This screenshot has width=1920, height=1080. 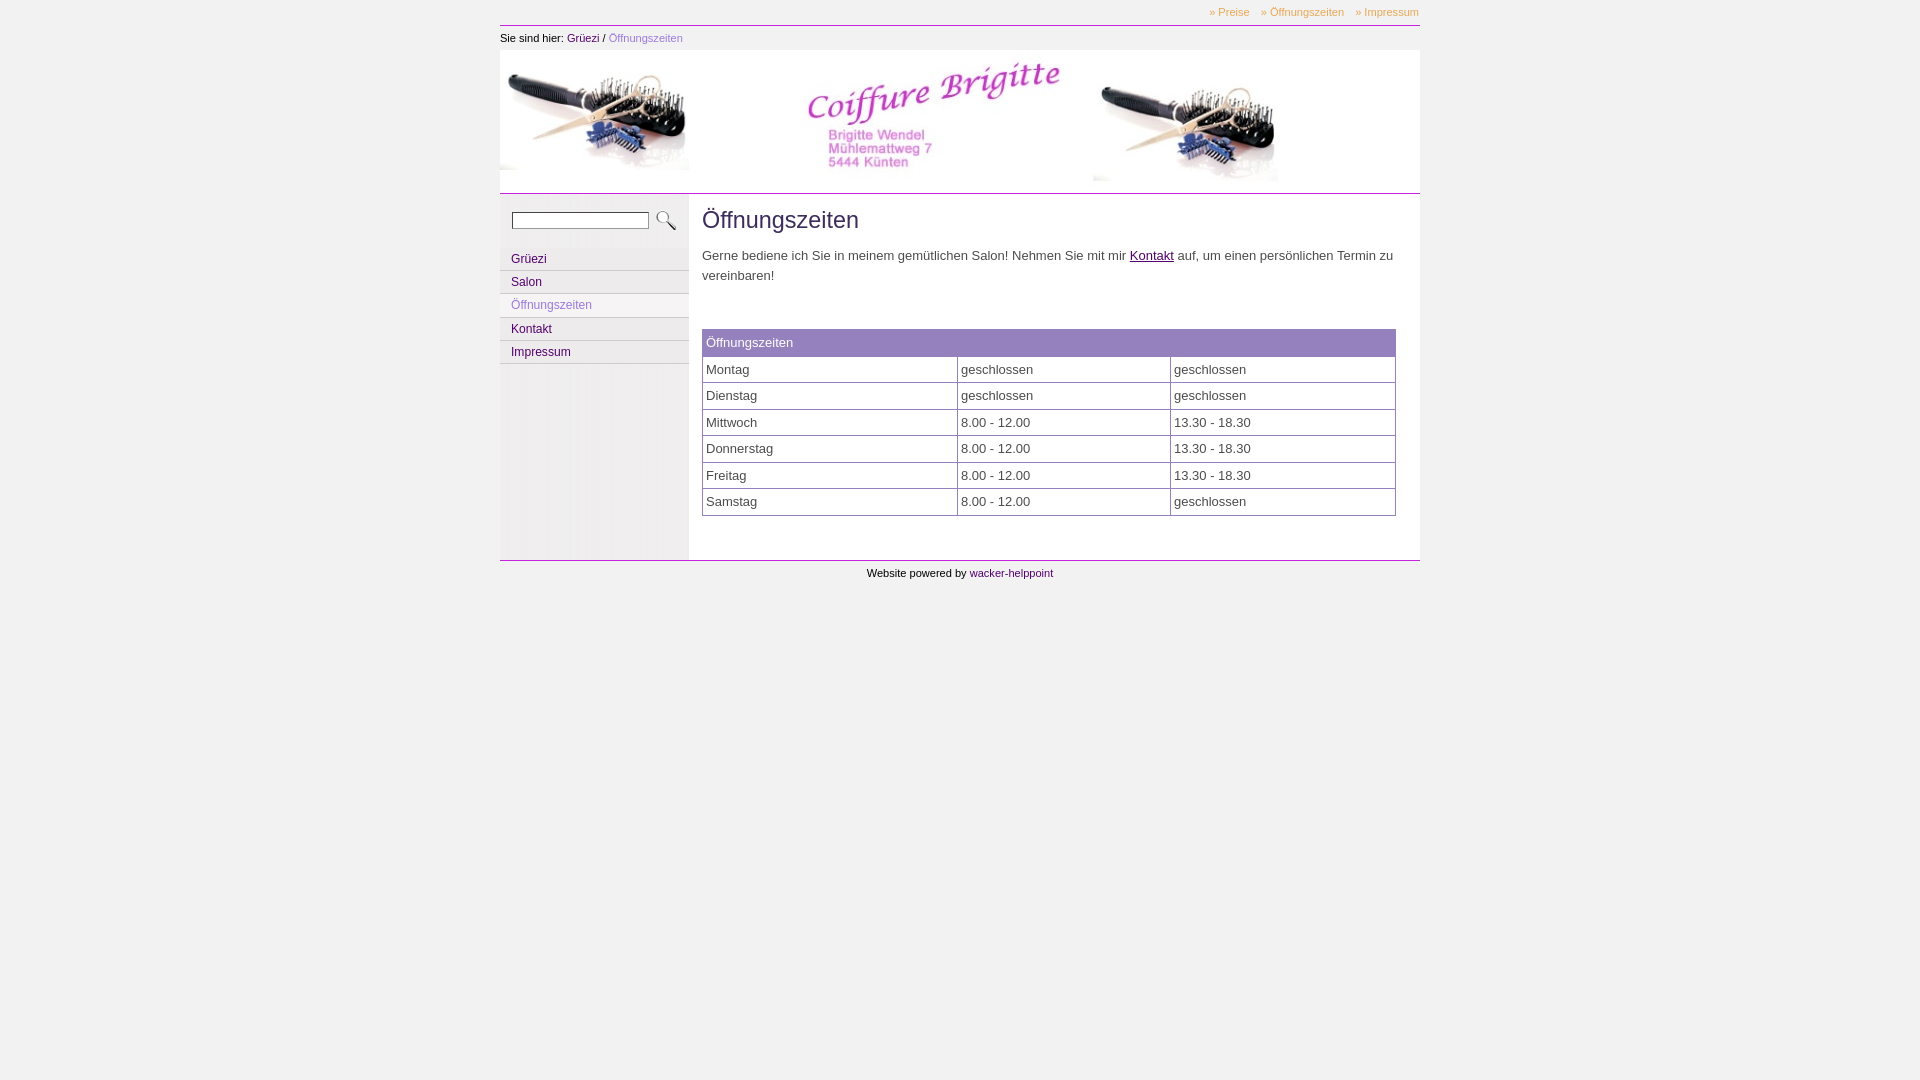 What do you see at coordinates (500, 327) in the screenshot?
I see `'Kontakt'` at bounding box center [500, 327].